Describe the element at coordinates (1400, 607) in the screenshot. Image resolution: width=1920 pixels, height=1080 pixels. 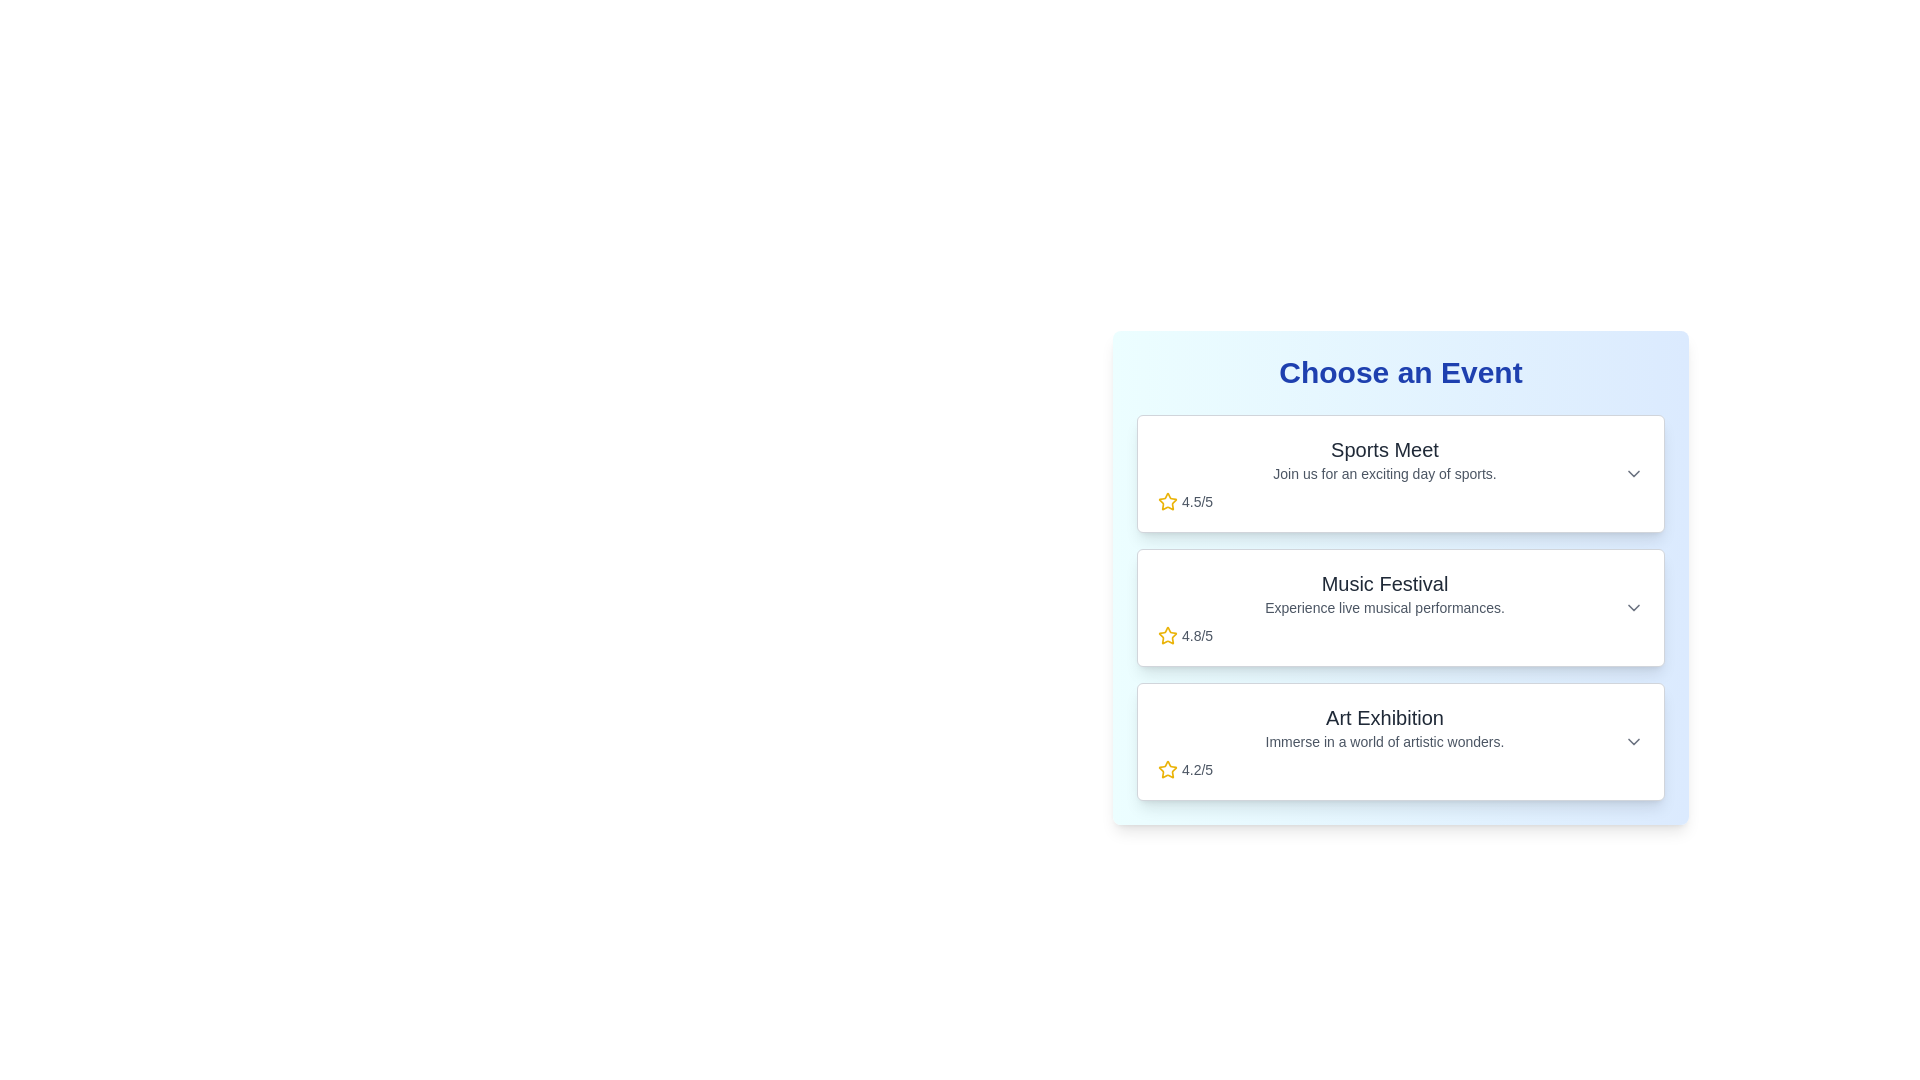
I see `the interactive card for 'Music Festival'` at that location.